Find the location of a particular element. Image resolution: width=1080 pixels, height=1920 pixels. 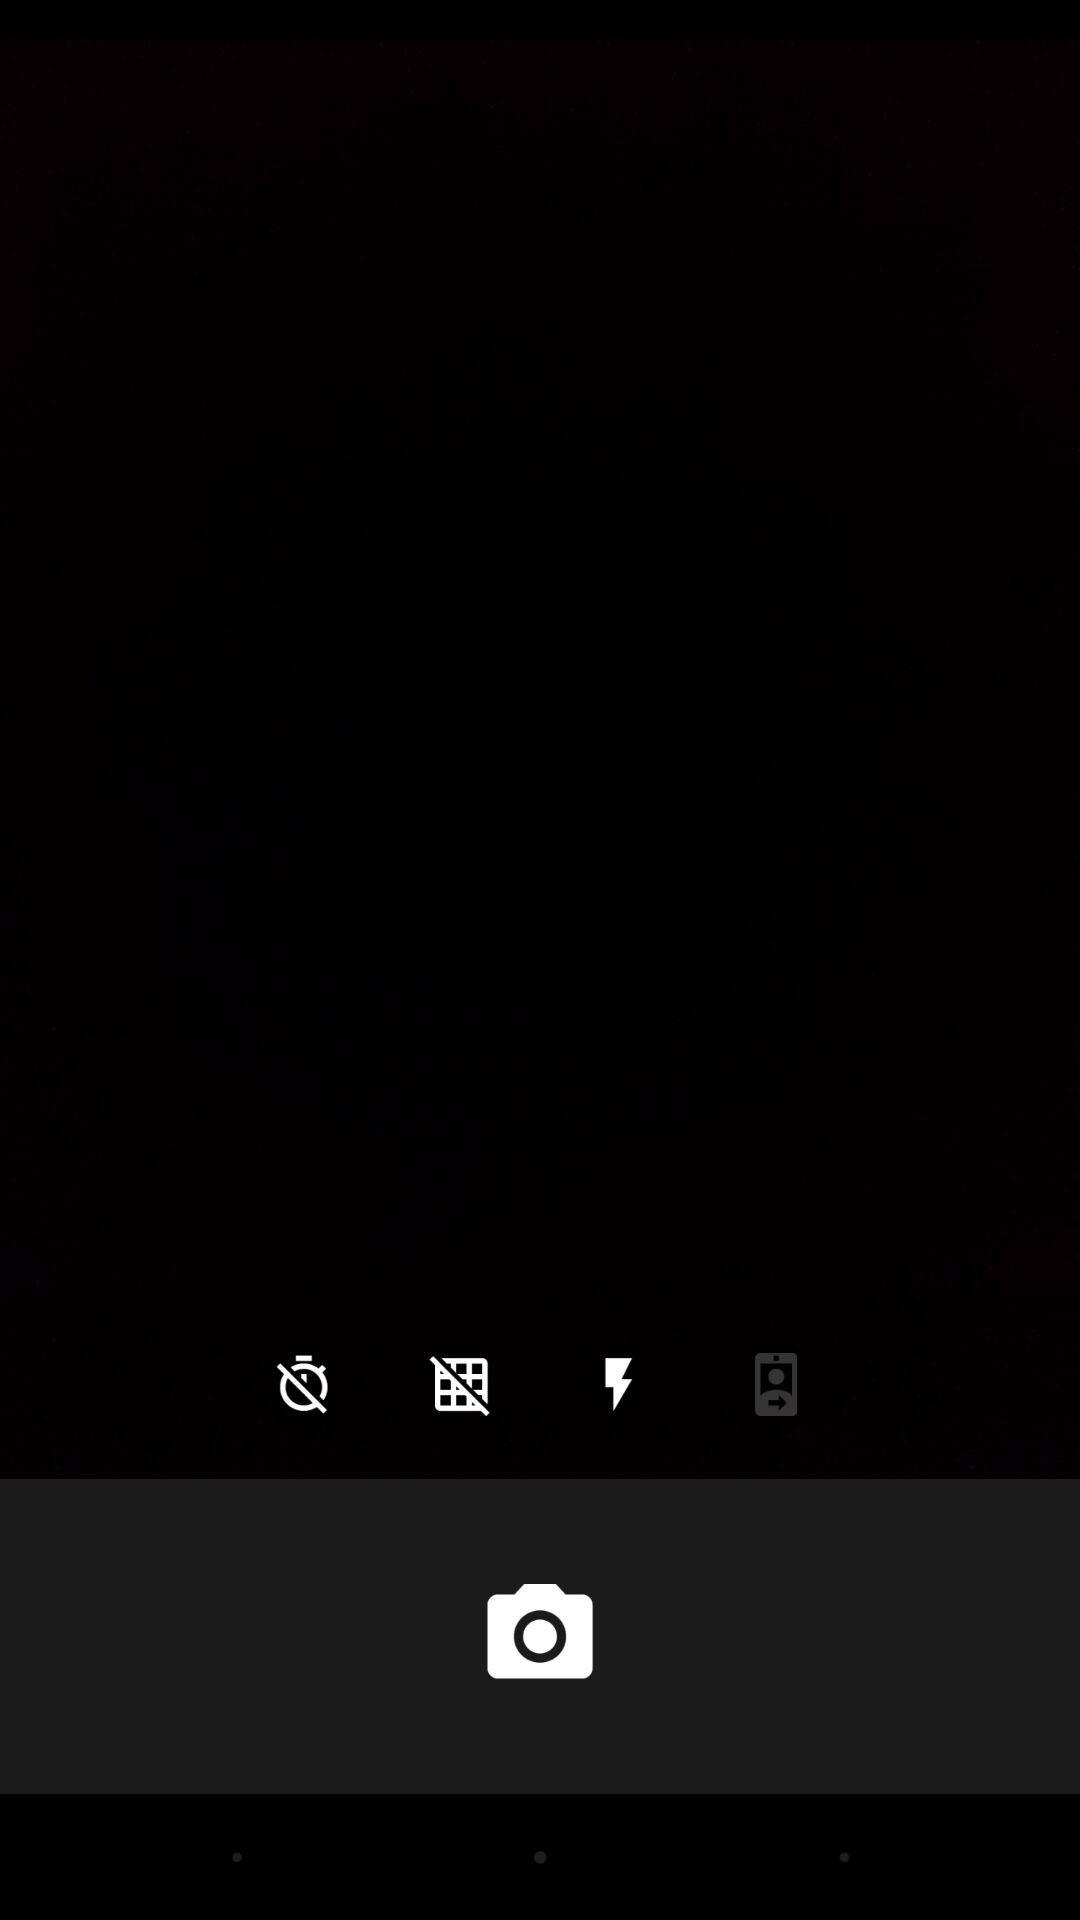

the time icon is located at coordinates (303, 1383).